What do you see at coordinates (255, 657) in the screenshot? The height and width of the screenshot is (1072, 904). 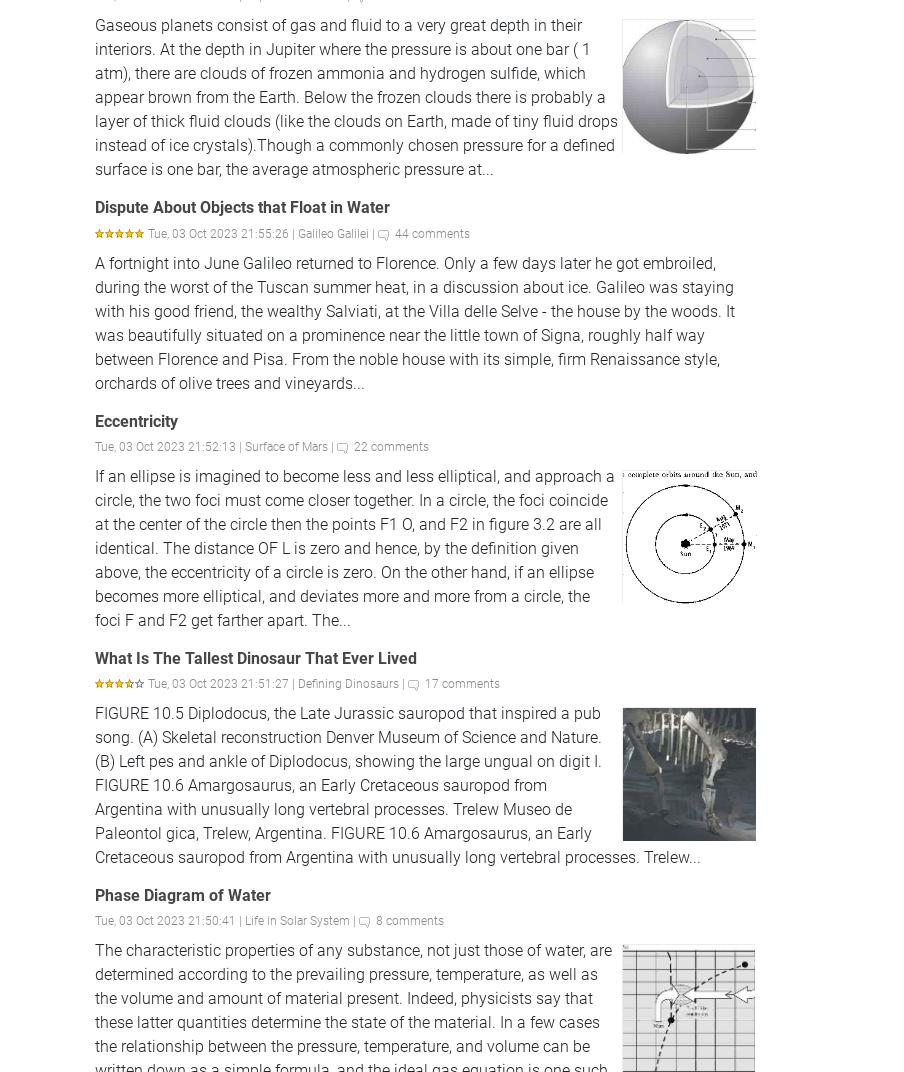 I see `'What Is The Tallest Dinosaur That Ever Lived'` at bounding box center [255, 657].